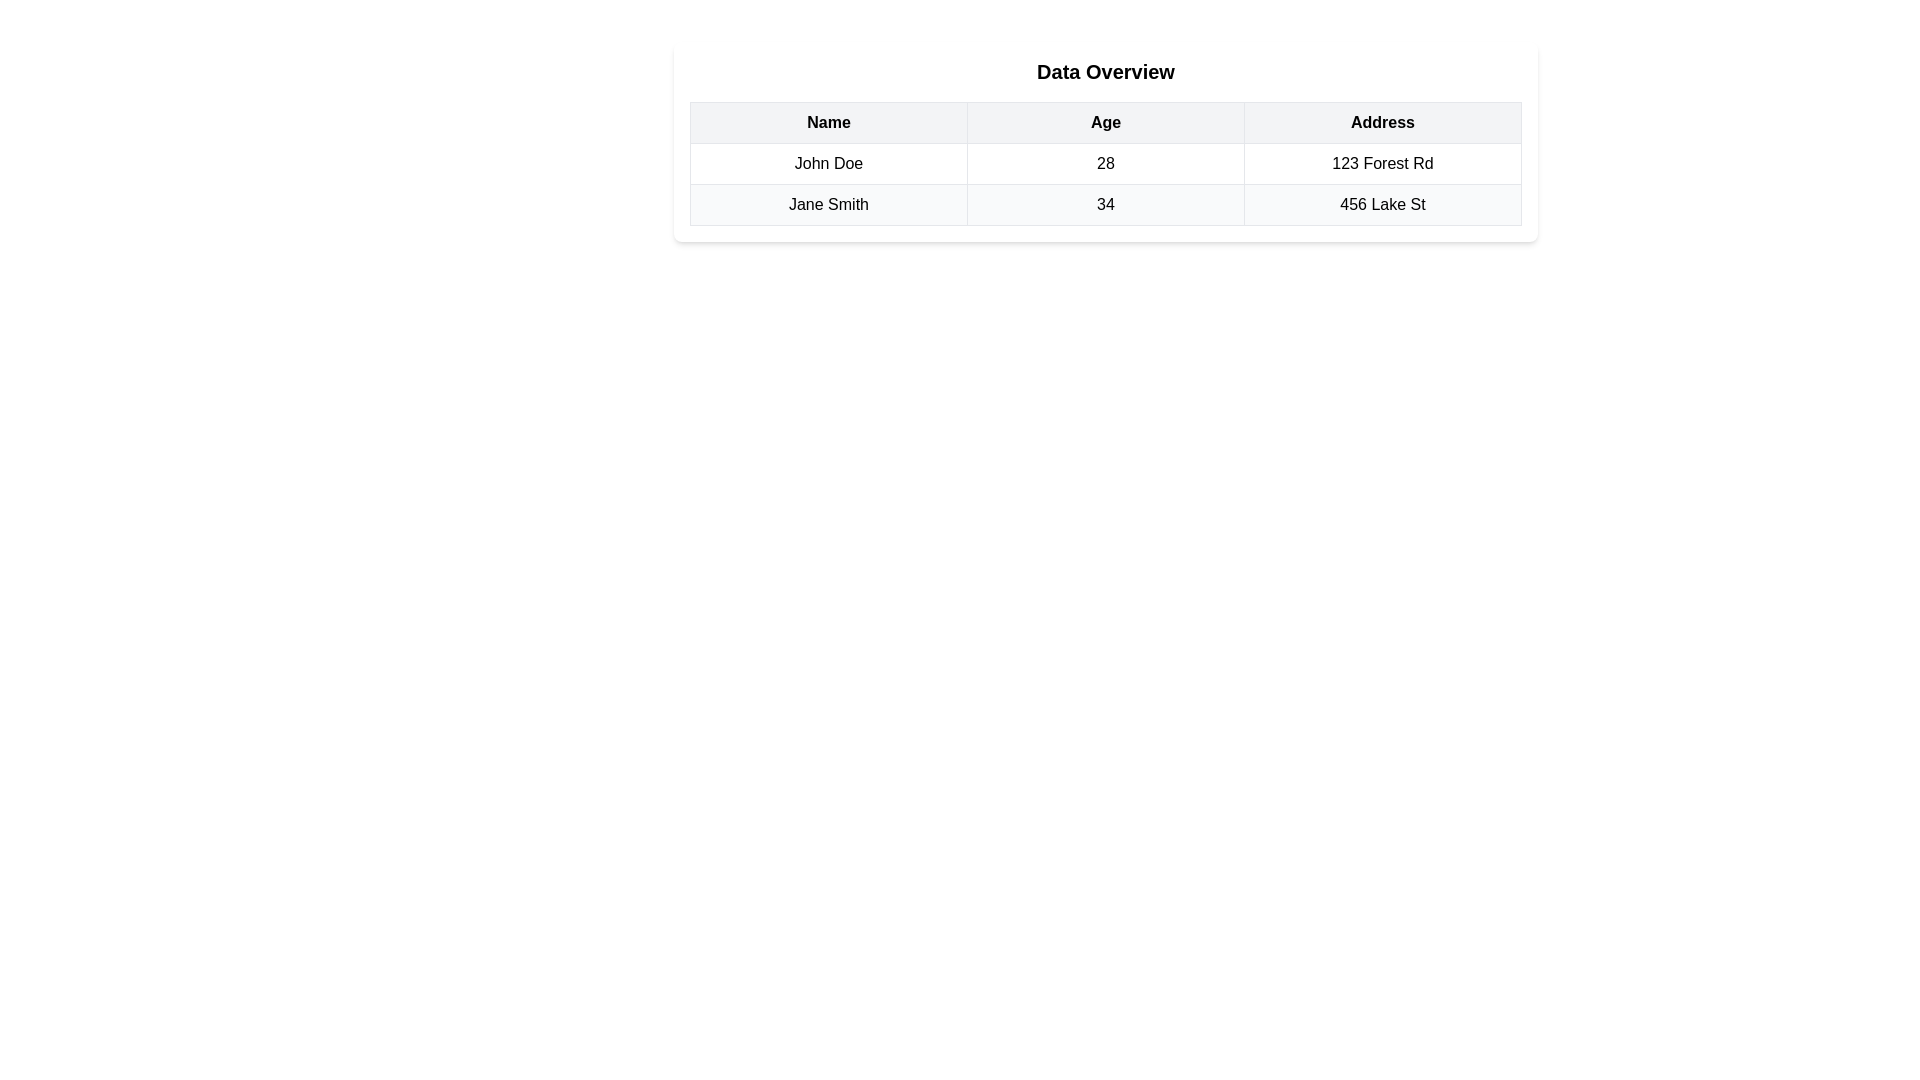 This screenshot has height=1080, width=1920. What do you see at coordinates (1104, 204) in the screenshot?
I see `text displayed in the 'Age' column for 'Jane Smith', which shows the value '34'` at bounding box center [1104, 204].